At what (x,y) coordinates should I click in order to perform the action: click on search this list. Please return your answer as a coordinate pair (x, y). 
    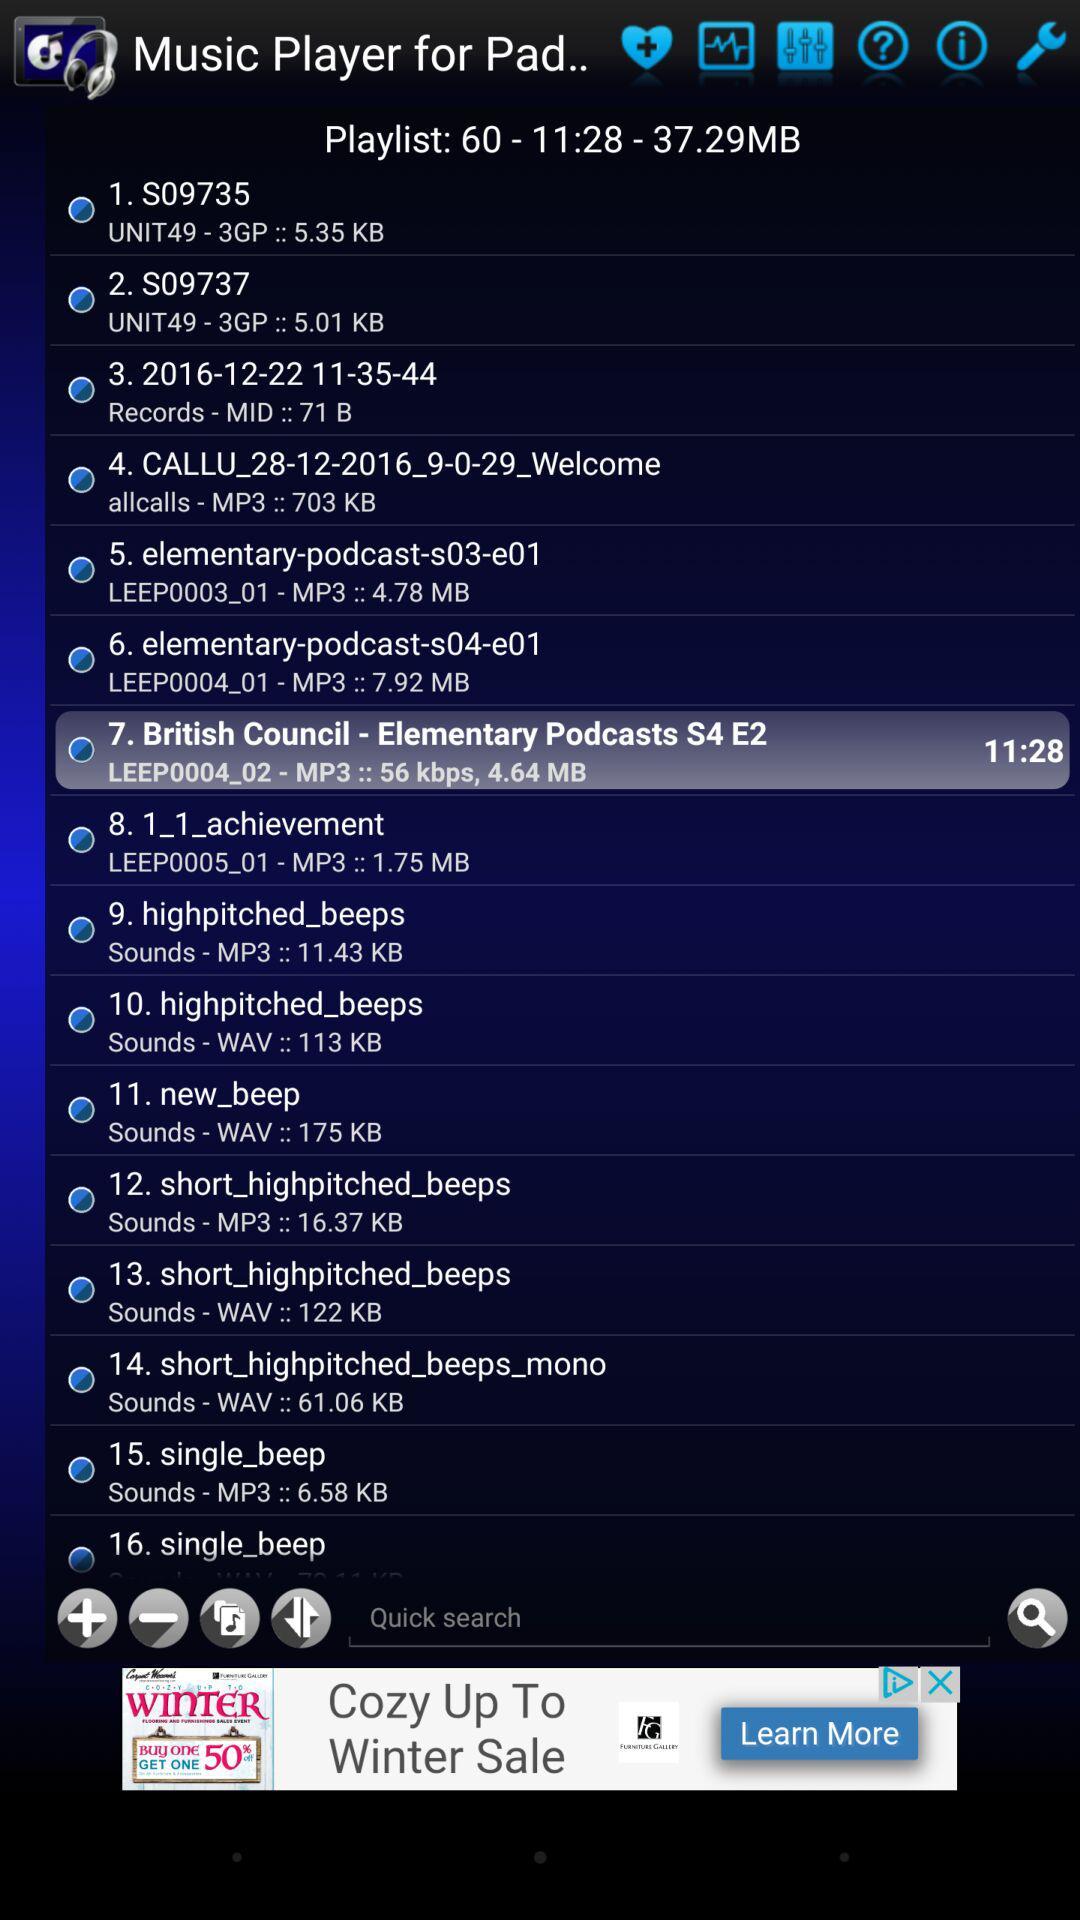
    Looking at the image, I should click on (1036, 1618).